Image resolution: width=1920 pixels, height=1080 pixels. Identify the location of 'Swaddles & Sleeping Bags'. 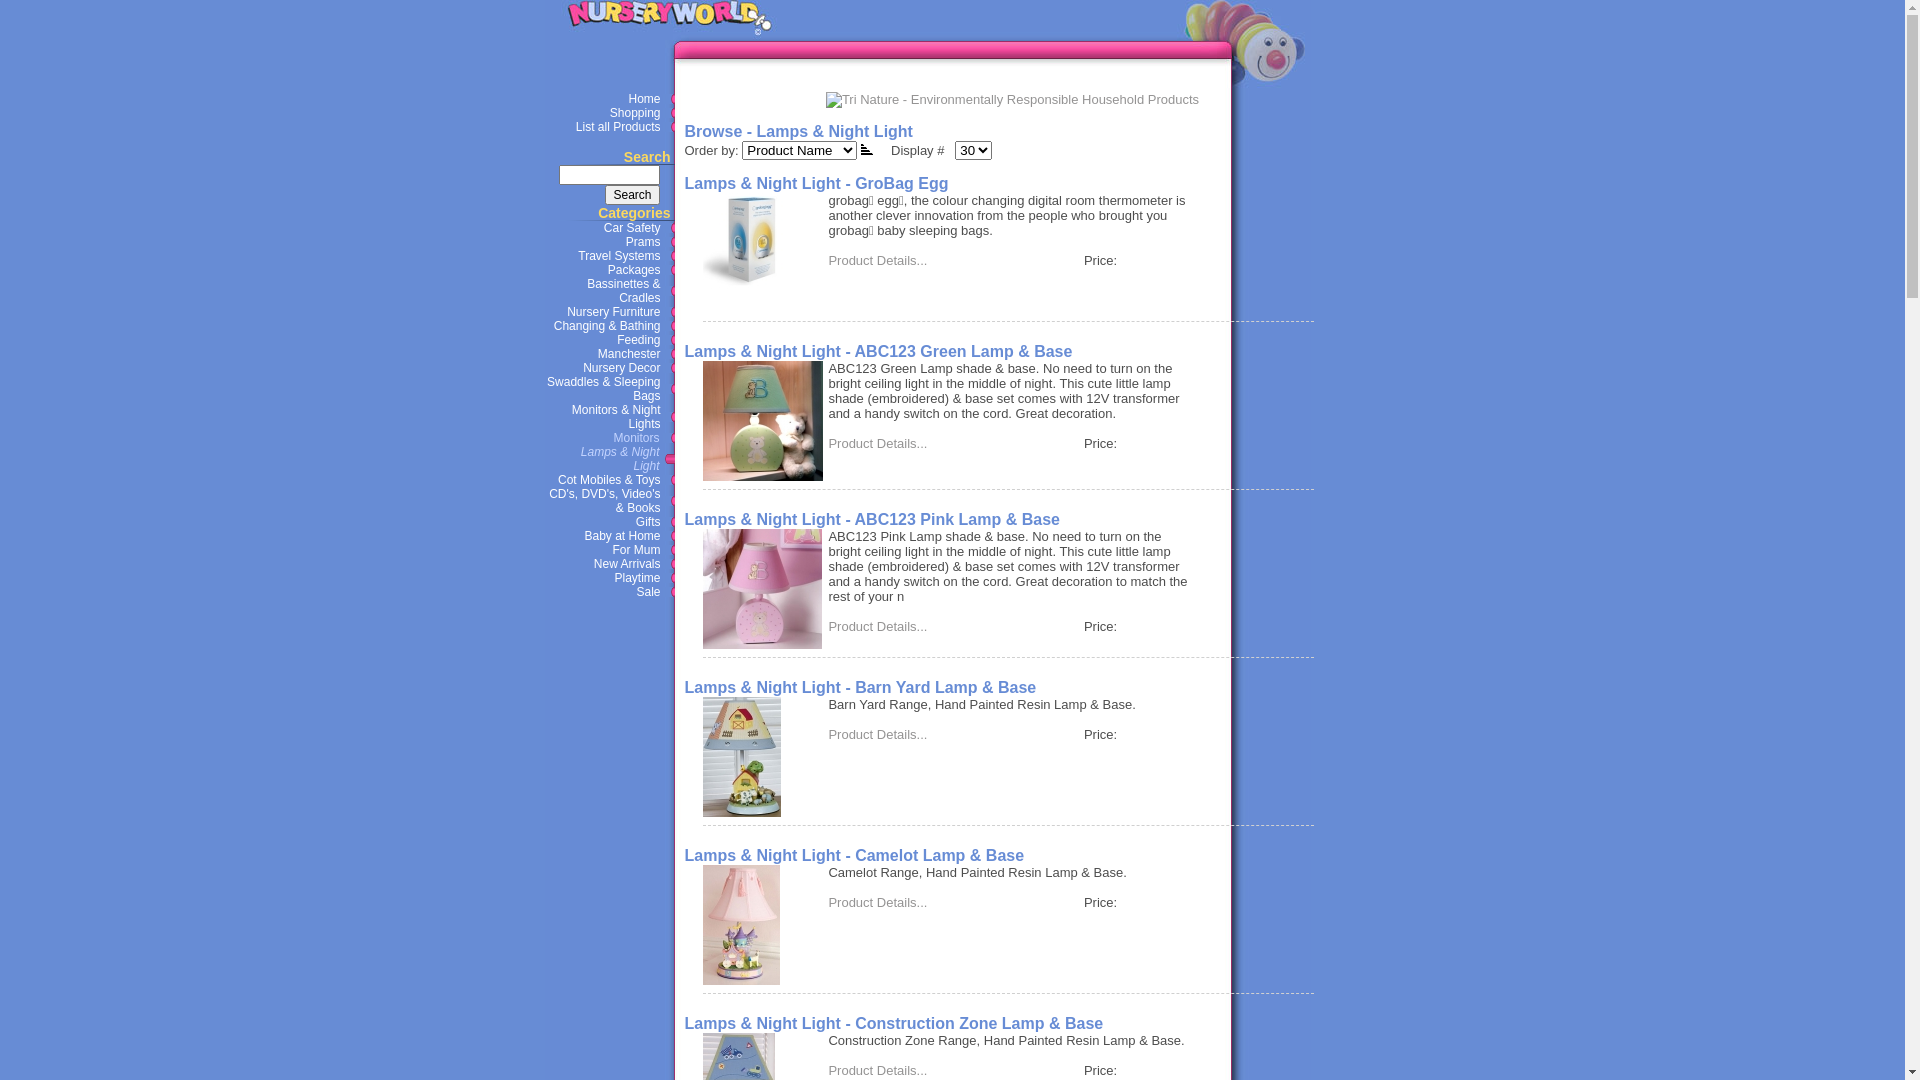
(543, 389).